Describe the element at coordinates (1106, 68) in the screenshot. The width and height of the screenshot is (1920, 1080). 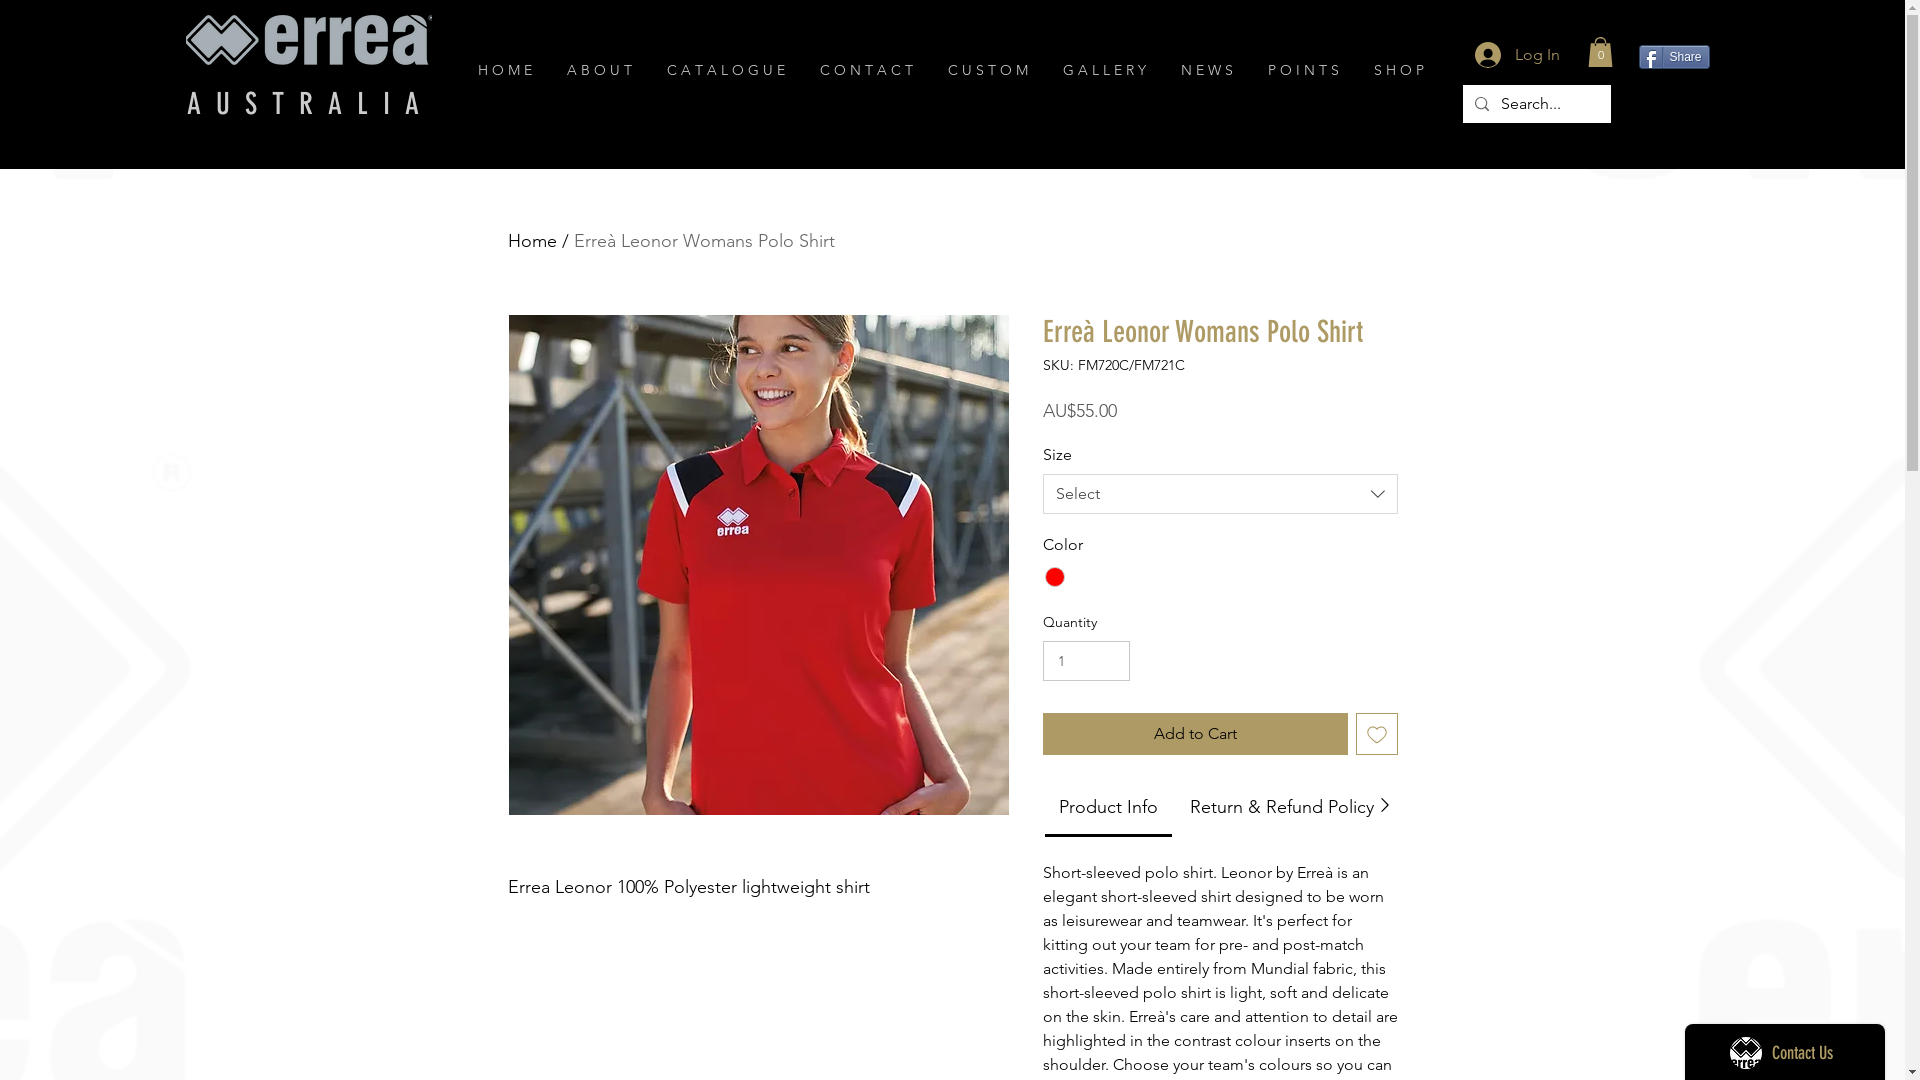
I see `'G A L L E R Y'` at that location.